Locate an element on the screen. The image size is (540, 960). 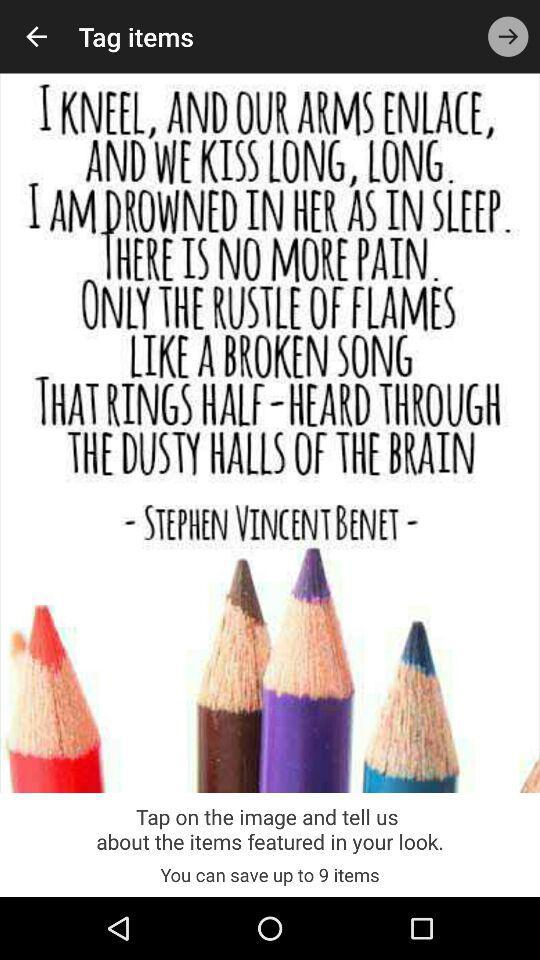
the item next to the tag items item is located at coordinates (36, 35).